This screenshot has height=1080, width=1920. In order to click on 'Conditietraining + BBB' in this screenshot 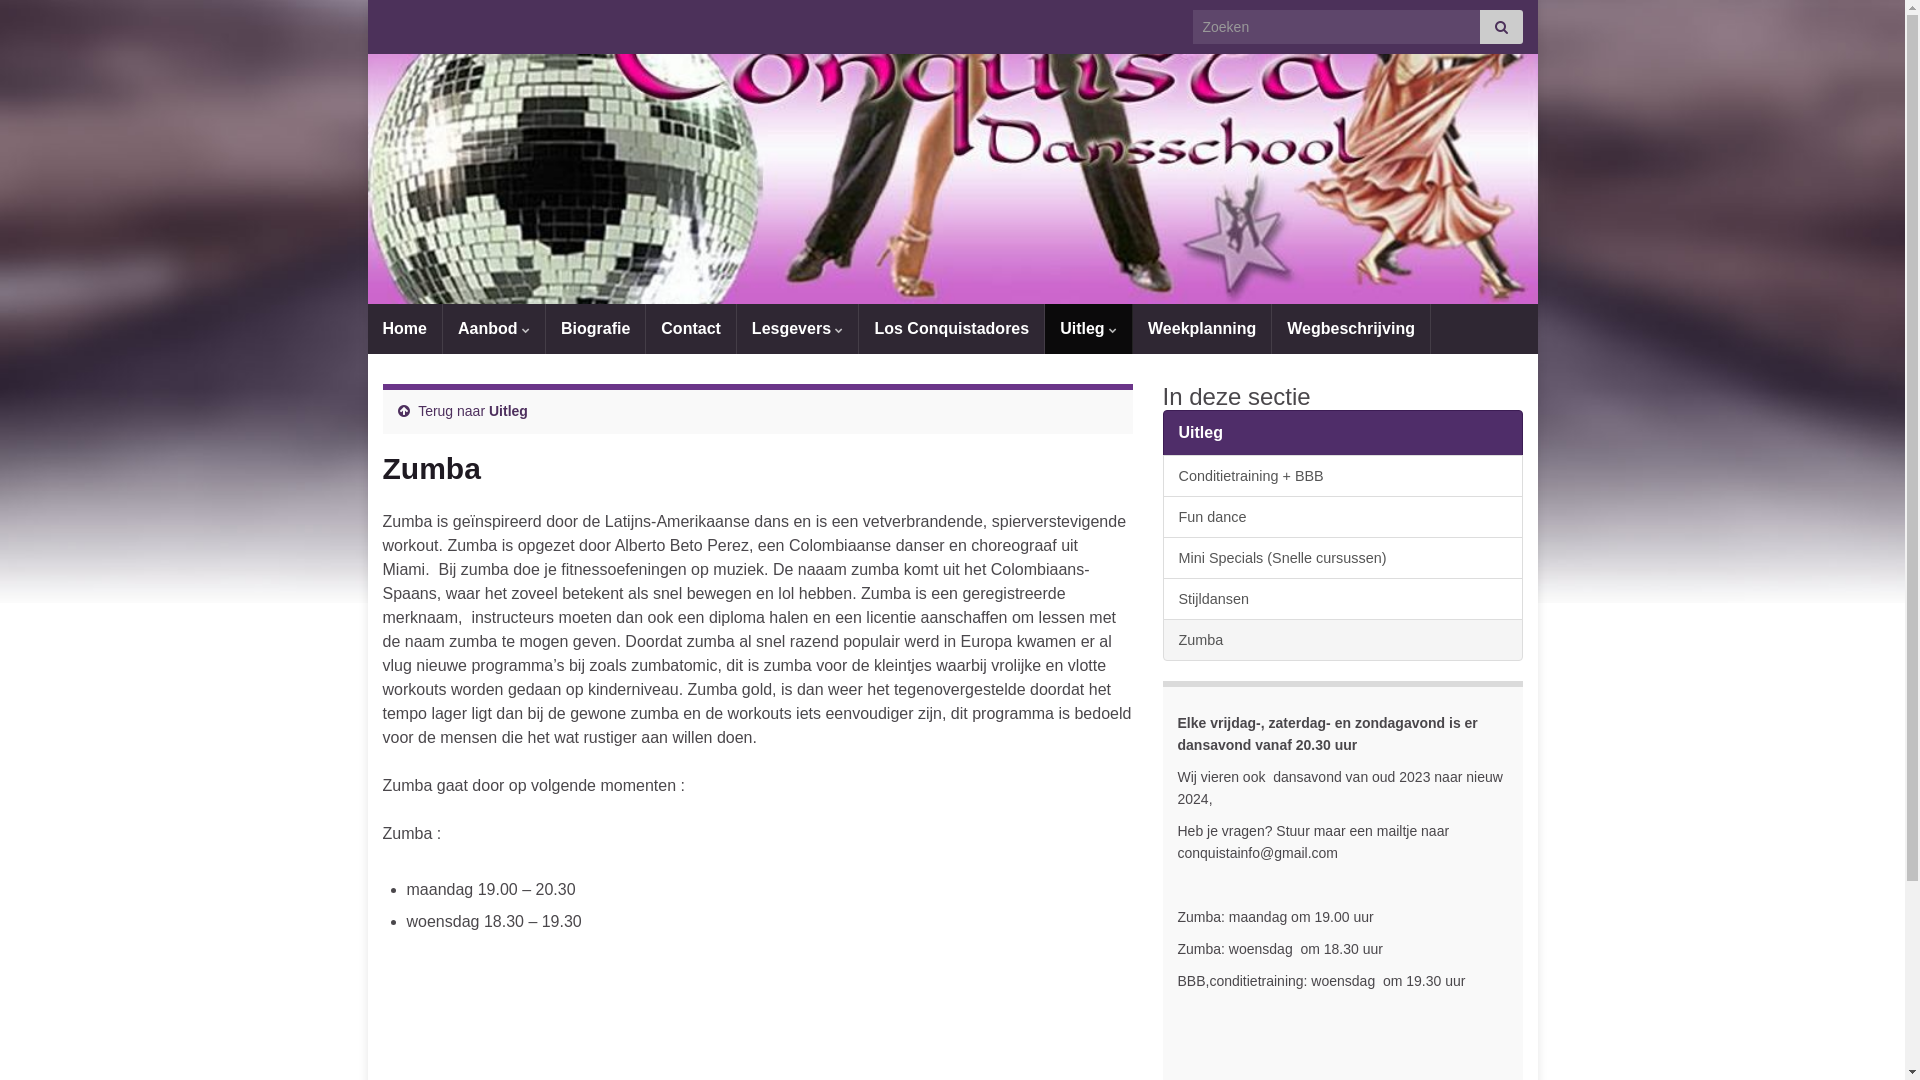, I will do `click(1342, 475)`.